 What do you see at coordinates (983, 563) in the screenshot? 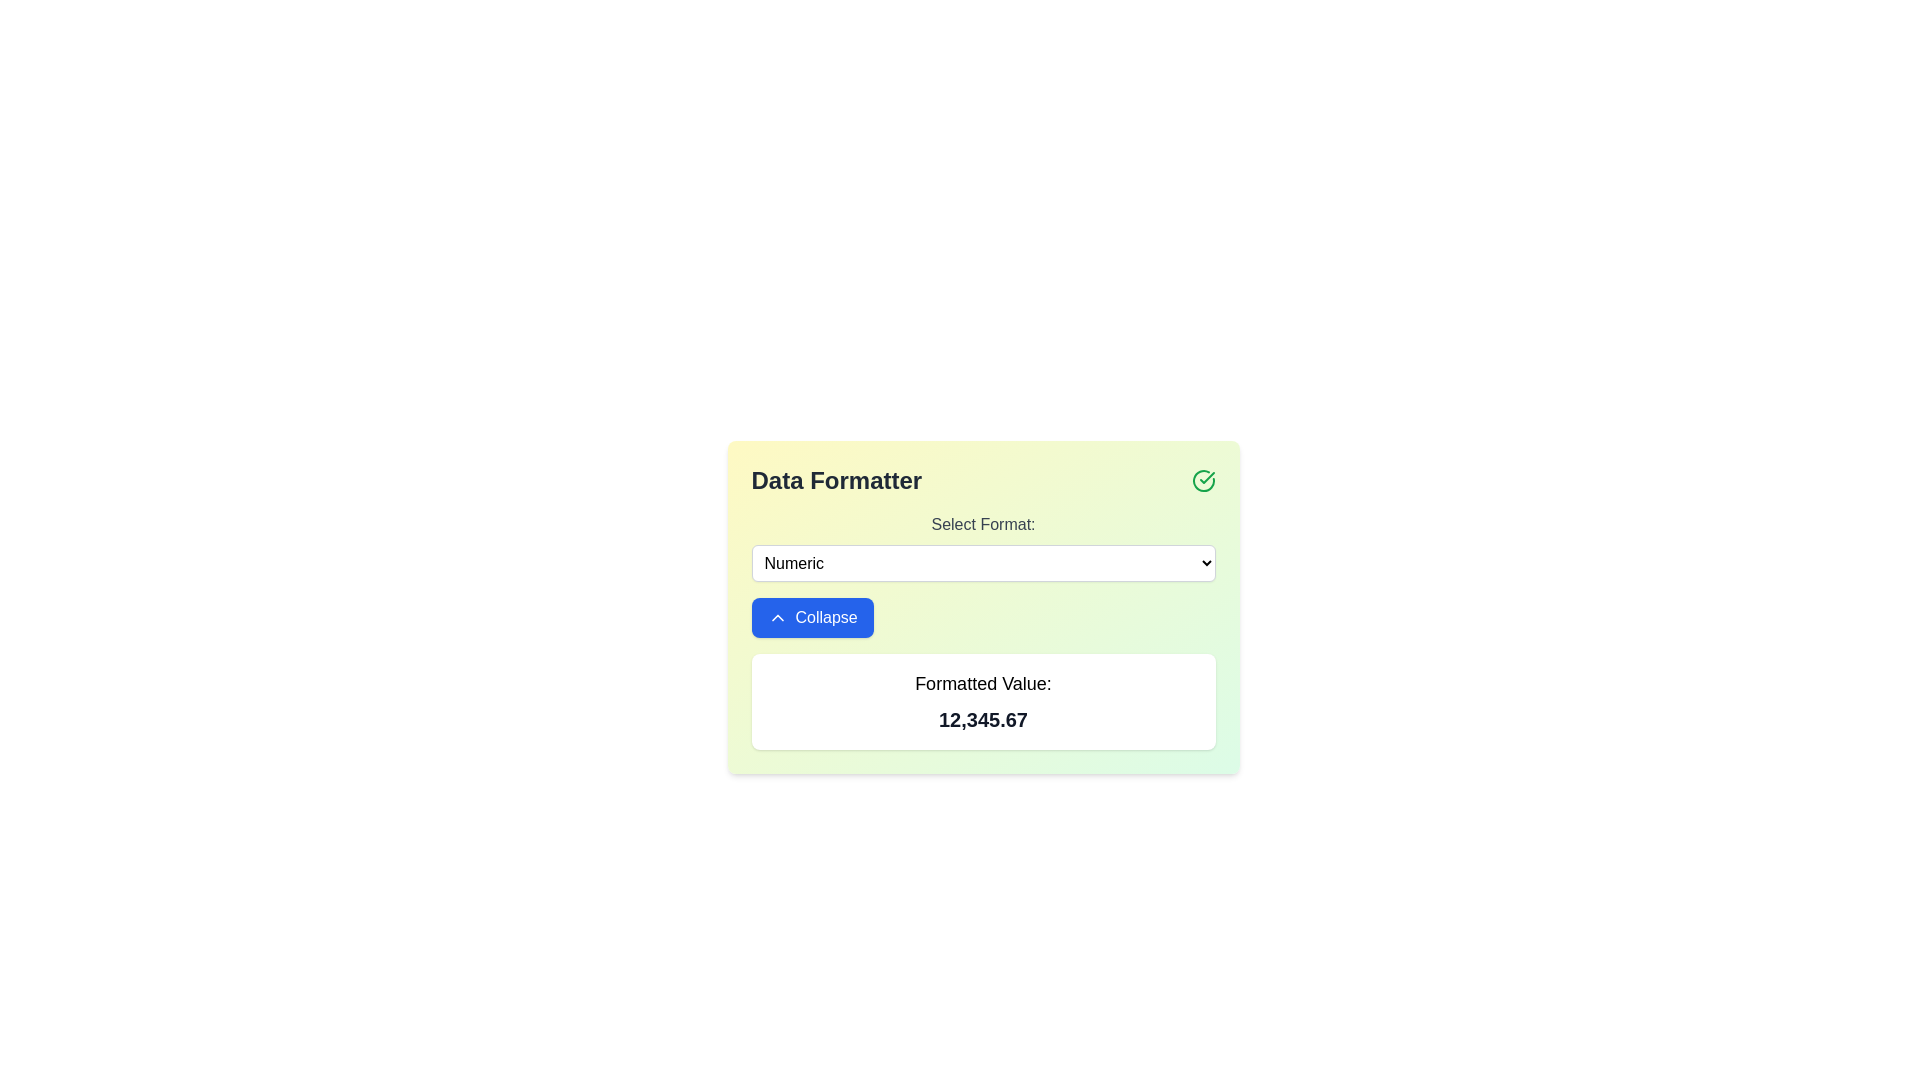
I see `the option 'Numeric' from the dropdown menu located below the label 'Select Format:' with a white background and rounded corners` at bounding box center [983, 563].